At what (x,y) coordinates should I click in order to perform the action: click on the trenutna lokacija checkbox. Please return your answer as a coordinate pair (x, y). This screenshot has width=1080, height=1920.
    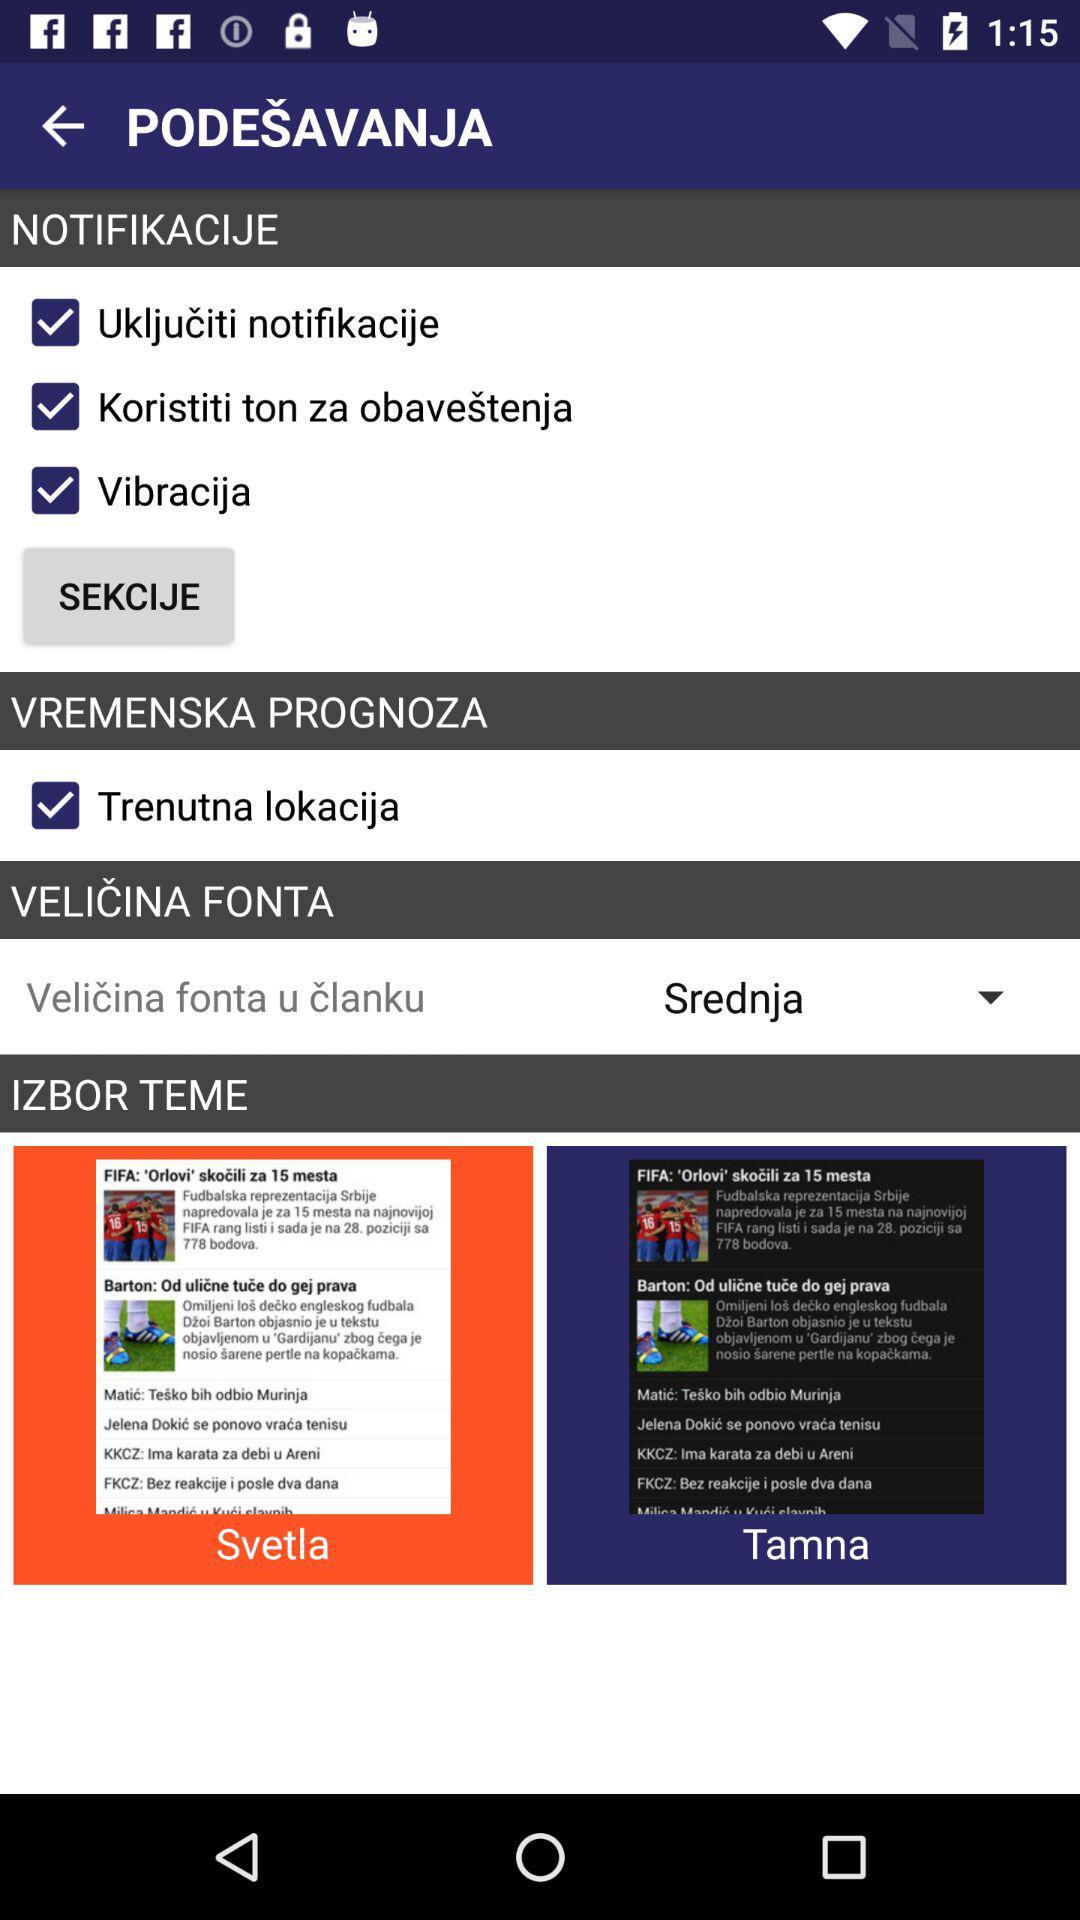
    Looking at the image, I should click on (207, 805).